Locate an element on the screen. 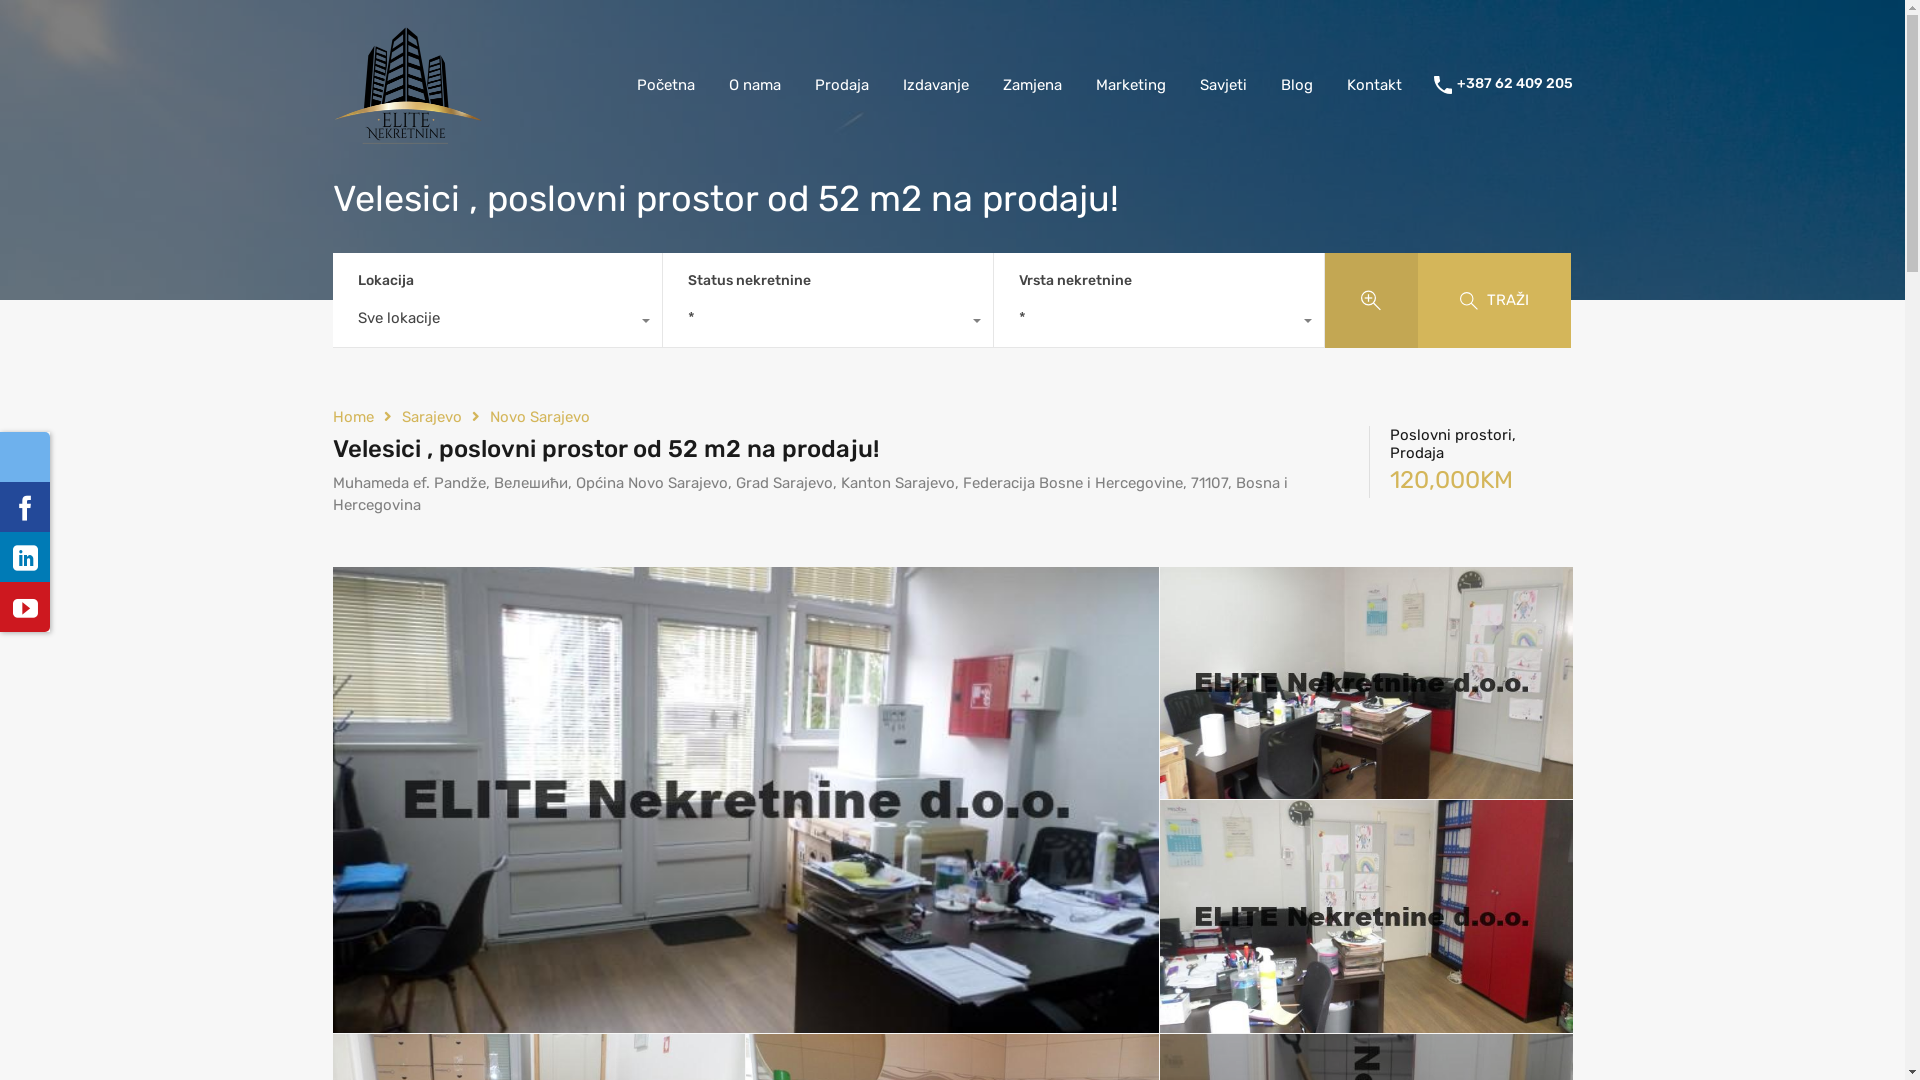 Image resolution: width=1920 pixels, height=1080 pixels. 'Kontakt' is located at coordinates (1373, 83).